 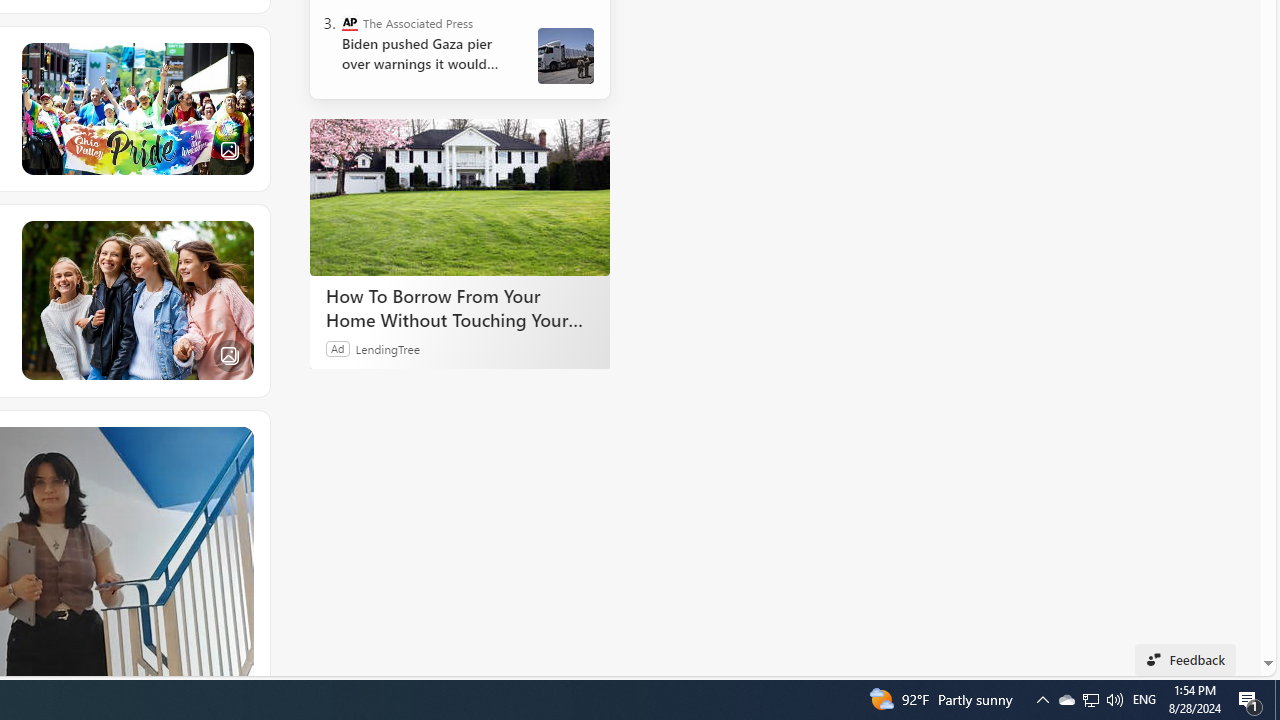 I want to click on 'The Associated Press', so click(x=350, y=23).